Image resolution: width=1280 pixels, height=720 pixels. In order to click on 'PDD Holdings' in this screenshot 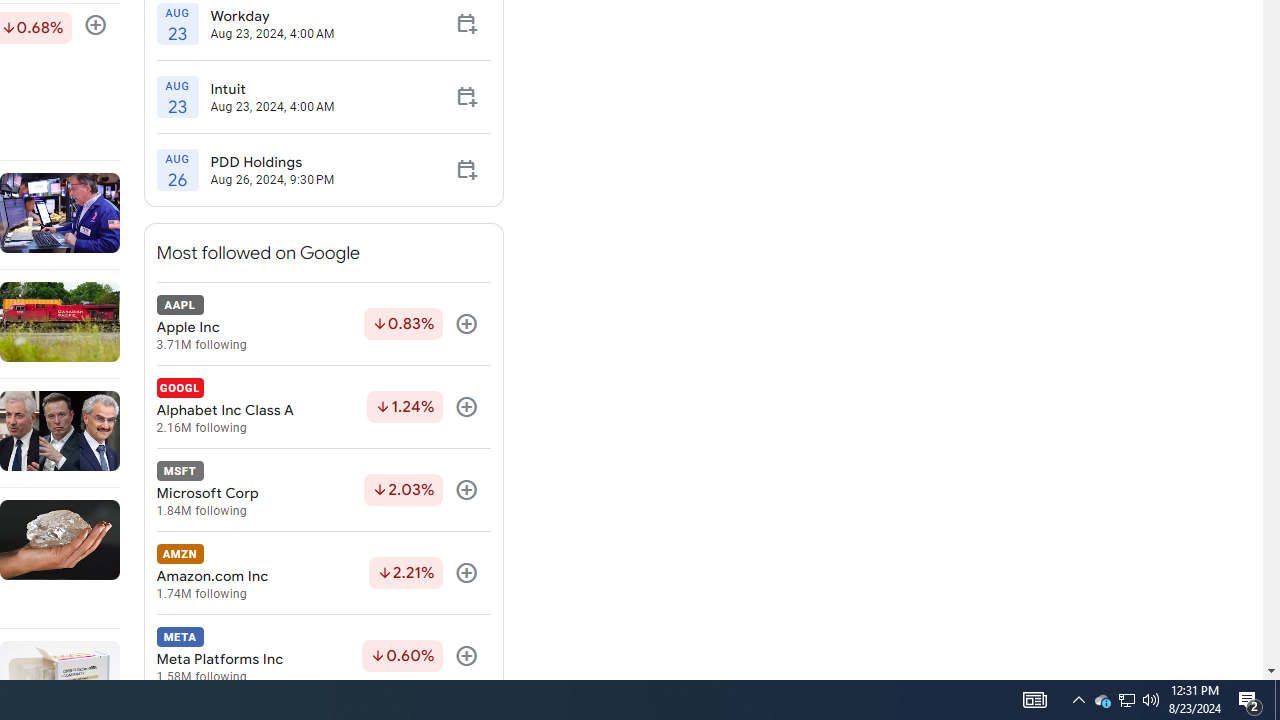, I will do `click(271, 161)`.